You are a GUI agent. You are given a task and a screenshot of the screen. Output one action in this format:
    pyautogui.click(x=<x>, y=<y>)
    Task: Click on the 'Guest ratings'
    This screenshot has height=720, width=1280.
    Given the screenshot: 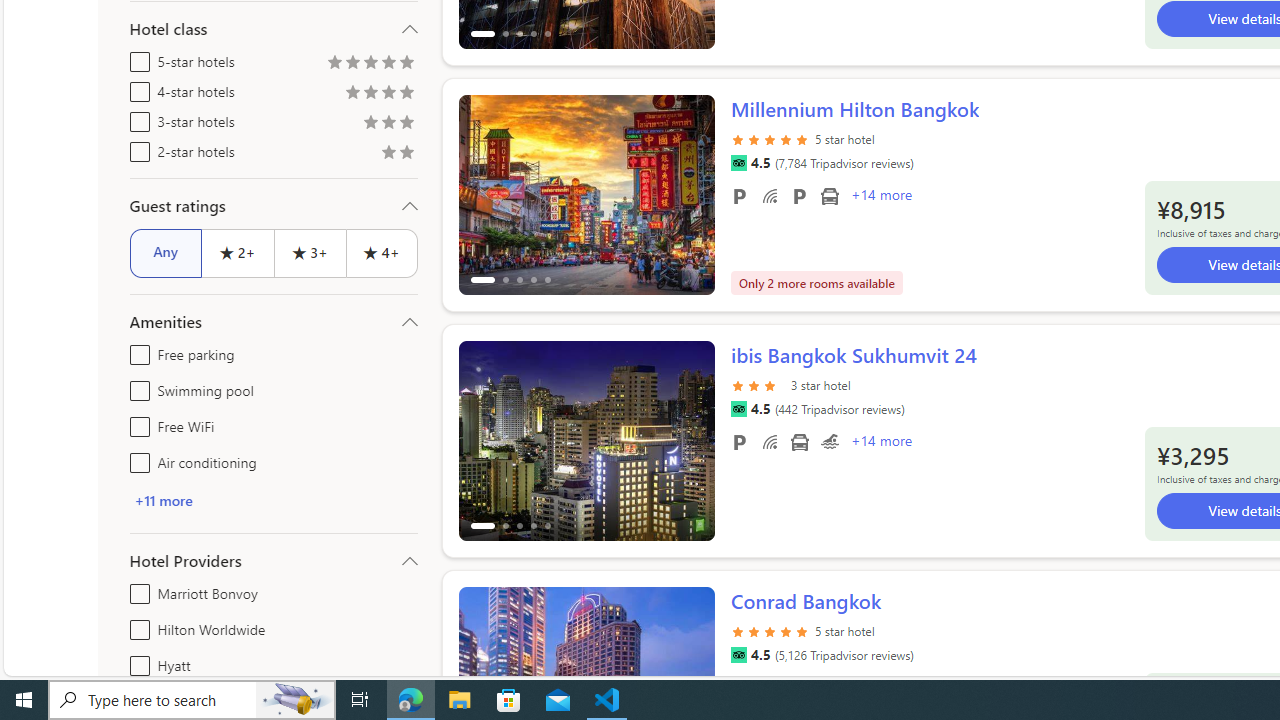 What is the action you would take?
    pyautogui.click(x=272, y=205)
    